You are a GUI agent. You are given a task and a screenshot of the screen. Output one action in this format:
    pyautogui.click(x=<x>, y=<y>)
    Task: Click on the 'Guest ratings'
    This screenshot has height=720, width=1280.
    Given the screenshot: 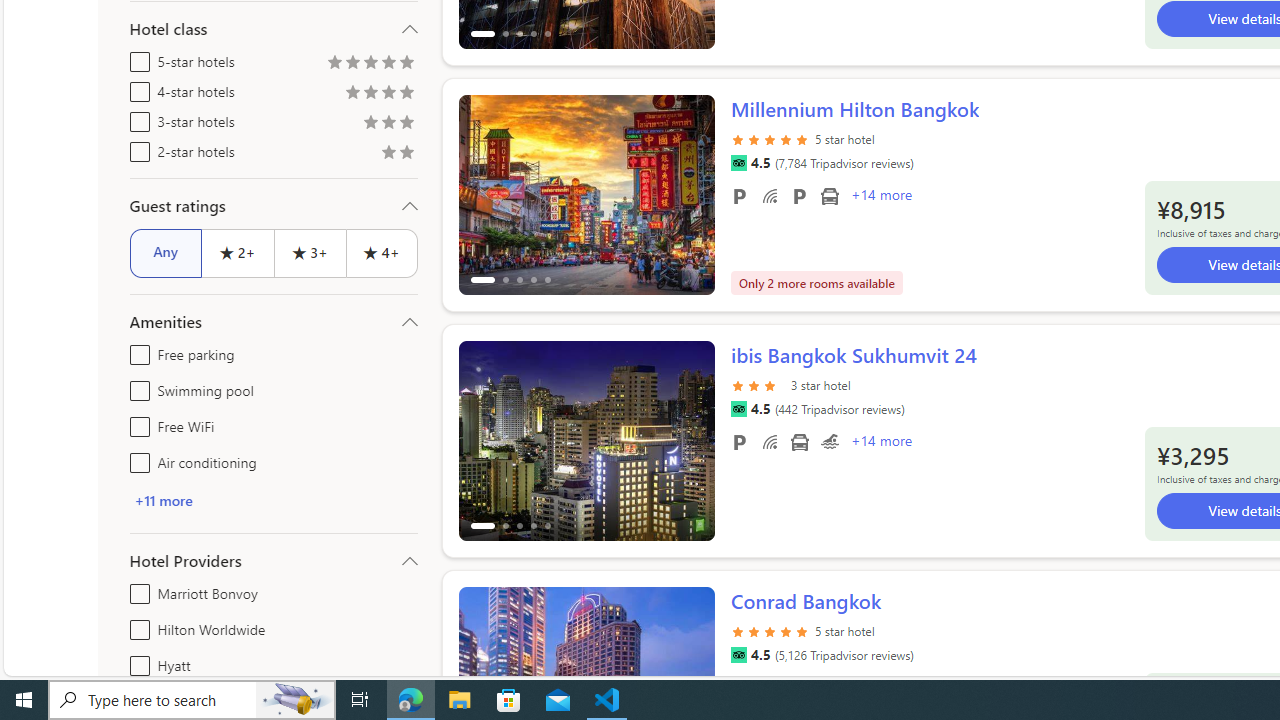 What is the action you would take?
    pyautogui.click(x=272, y=205)
    